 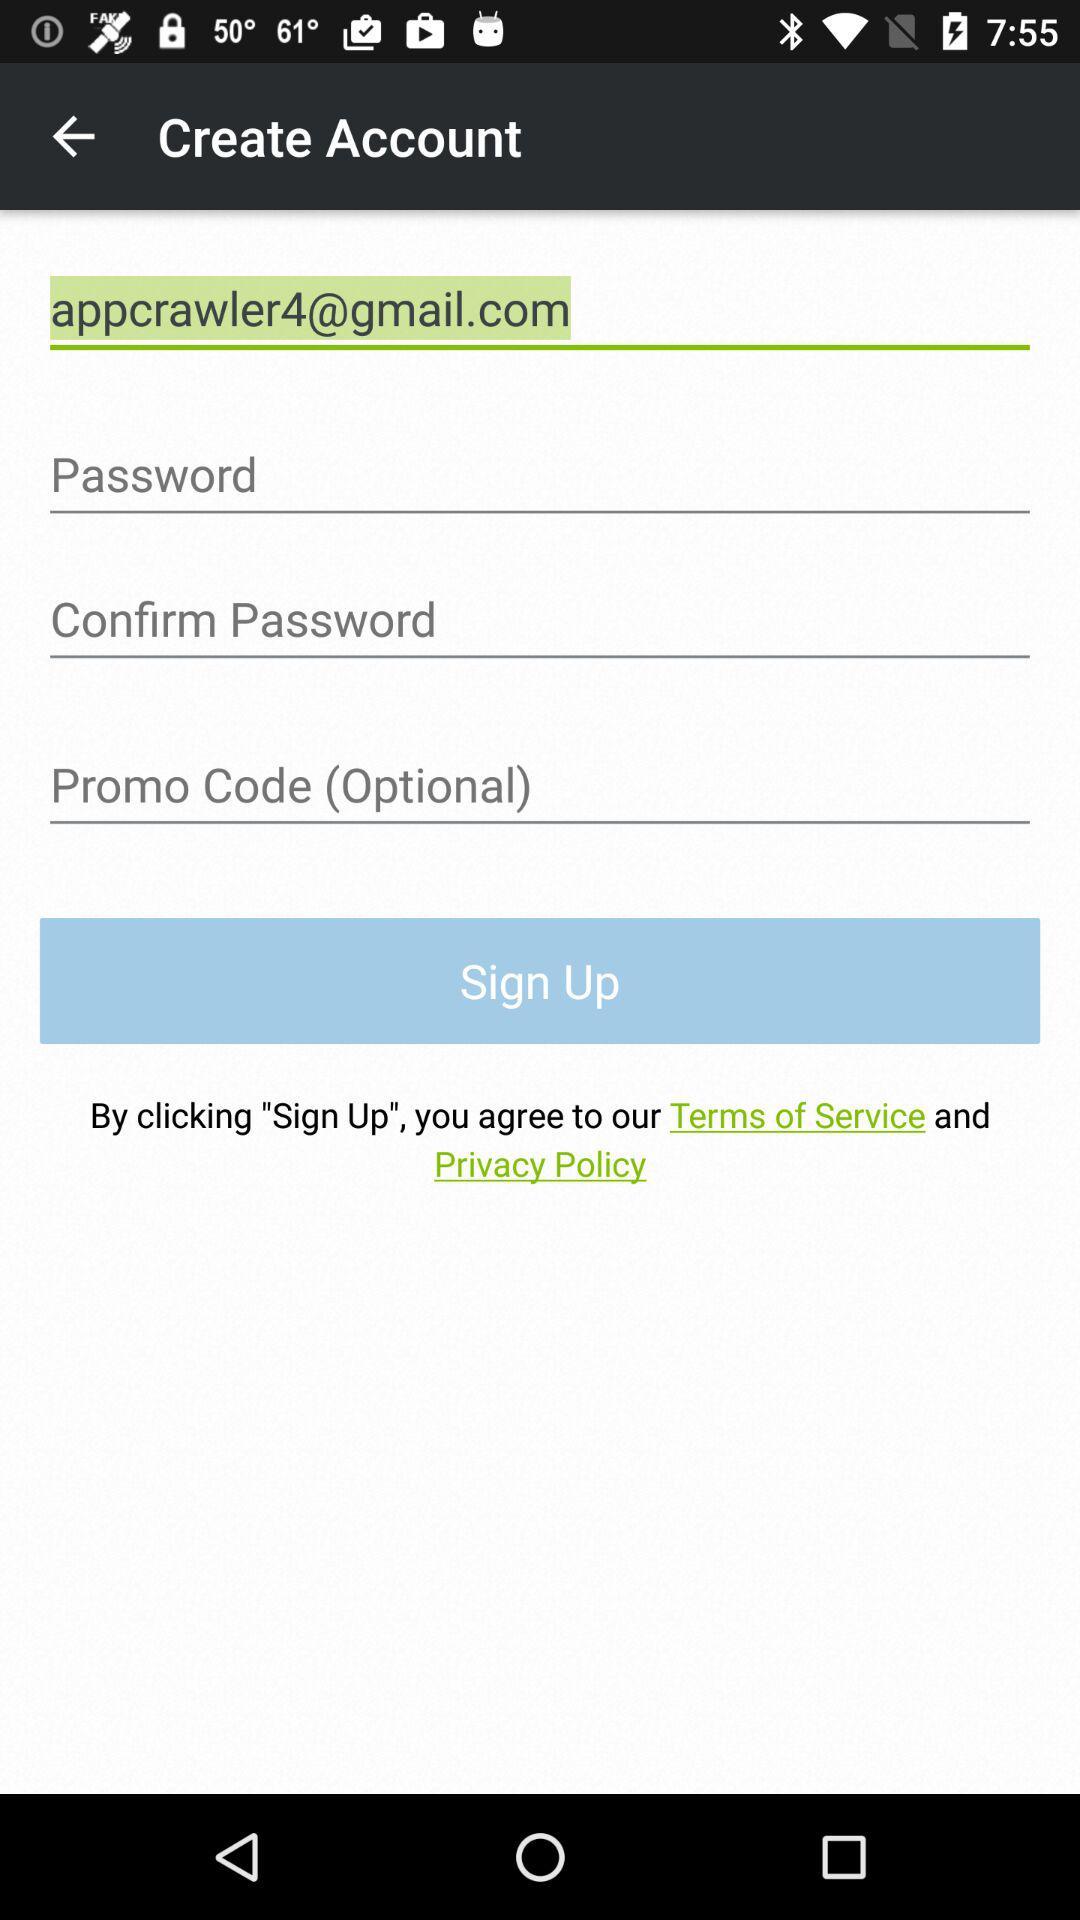 What do you see at coordinates (540, 784) in the screenshot?
I see `promo code optional` at bounding box center [540, 784].